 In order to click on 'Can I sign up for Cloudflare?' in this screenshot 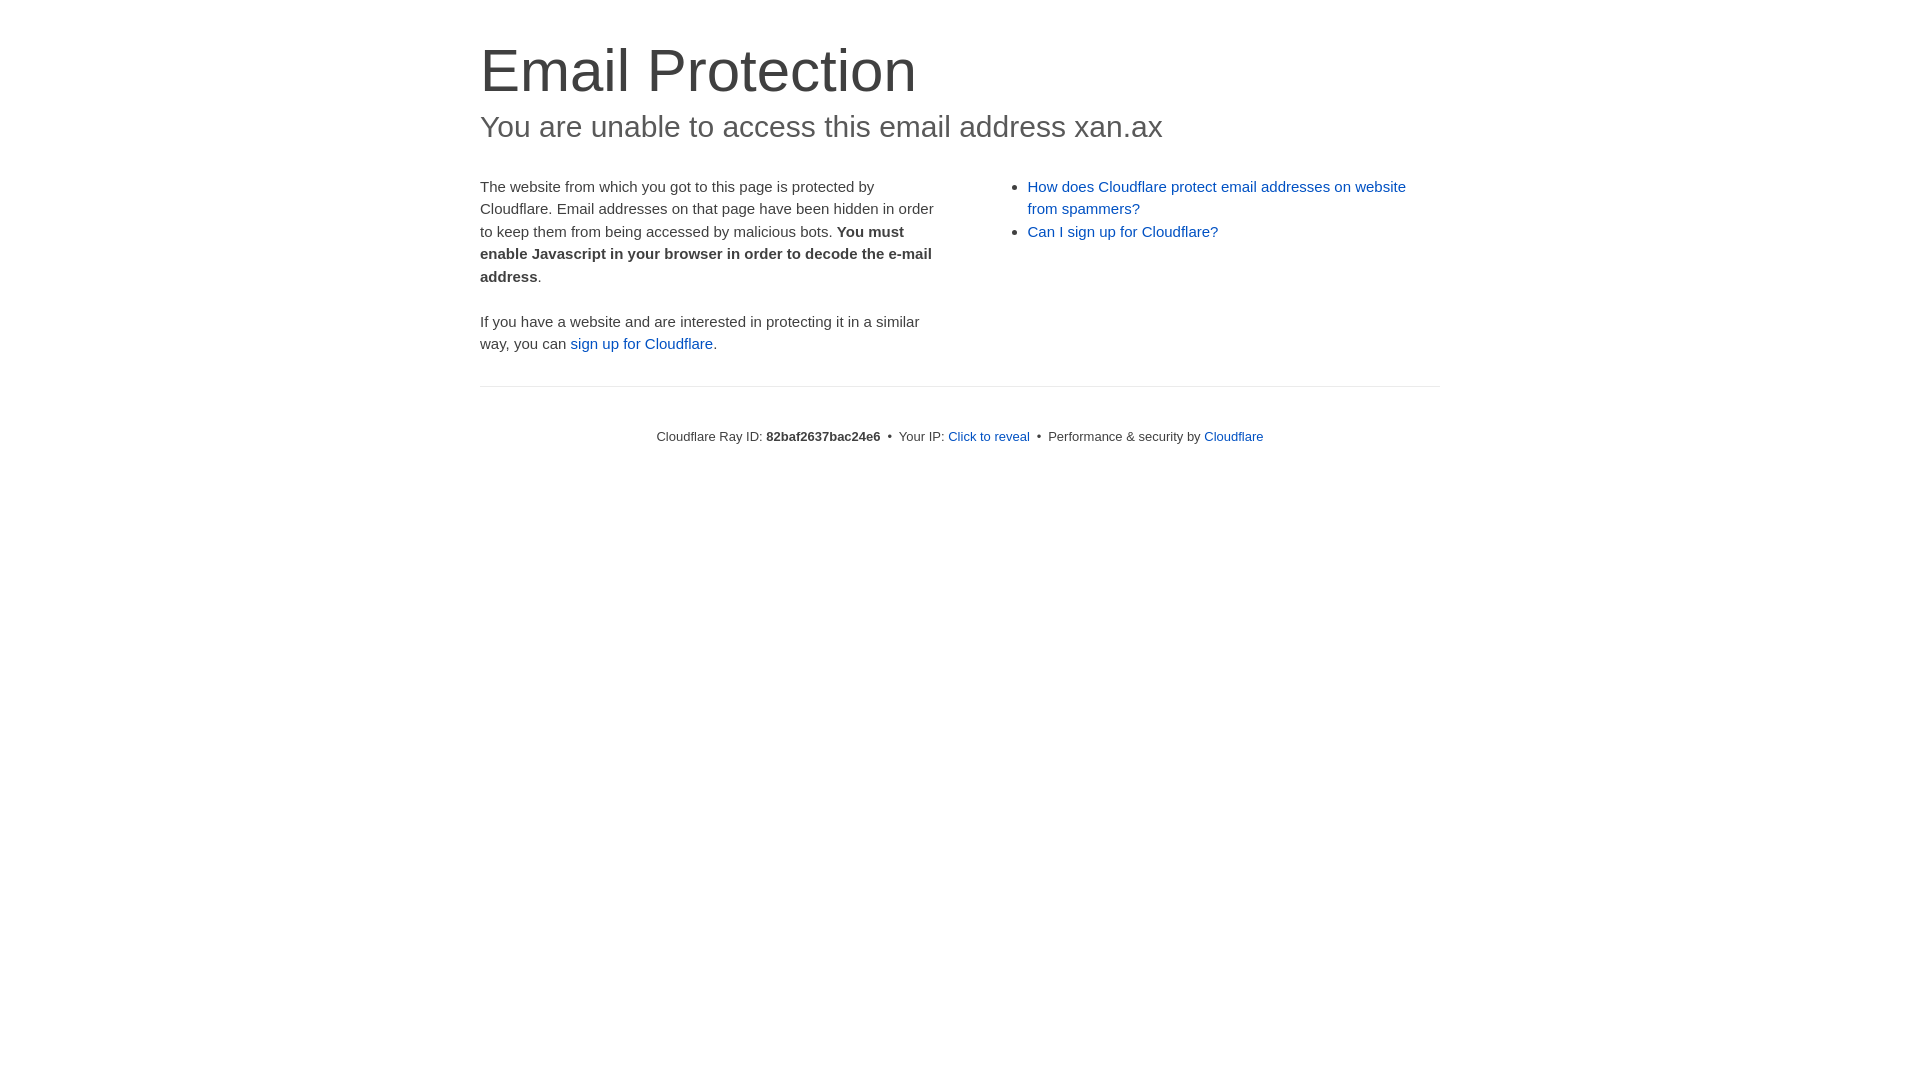, I will do `click(1123, 230)`.